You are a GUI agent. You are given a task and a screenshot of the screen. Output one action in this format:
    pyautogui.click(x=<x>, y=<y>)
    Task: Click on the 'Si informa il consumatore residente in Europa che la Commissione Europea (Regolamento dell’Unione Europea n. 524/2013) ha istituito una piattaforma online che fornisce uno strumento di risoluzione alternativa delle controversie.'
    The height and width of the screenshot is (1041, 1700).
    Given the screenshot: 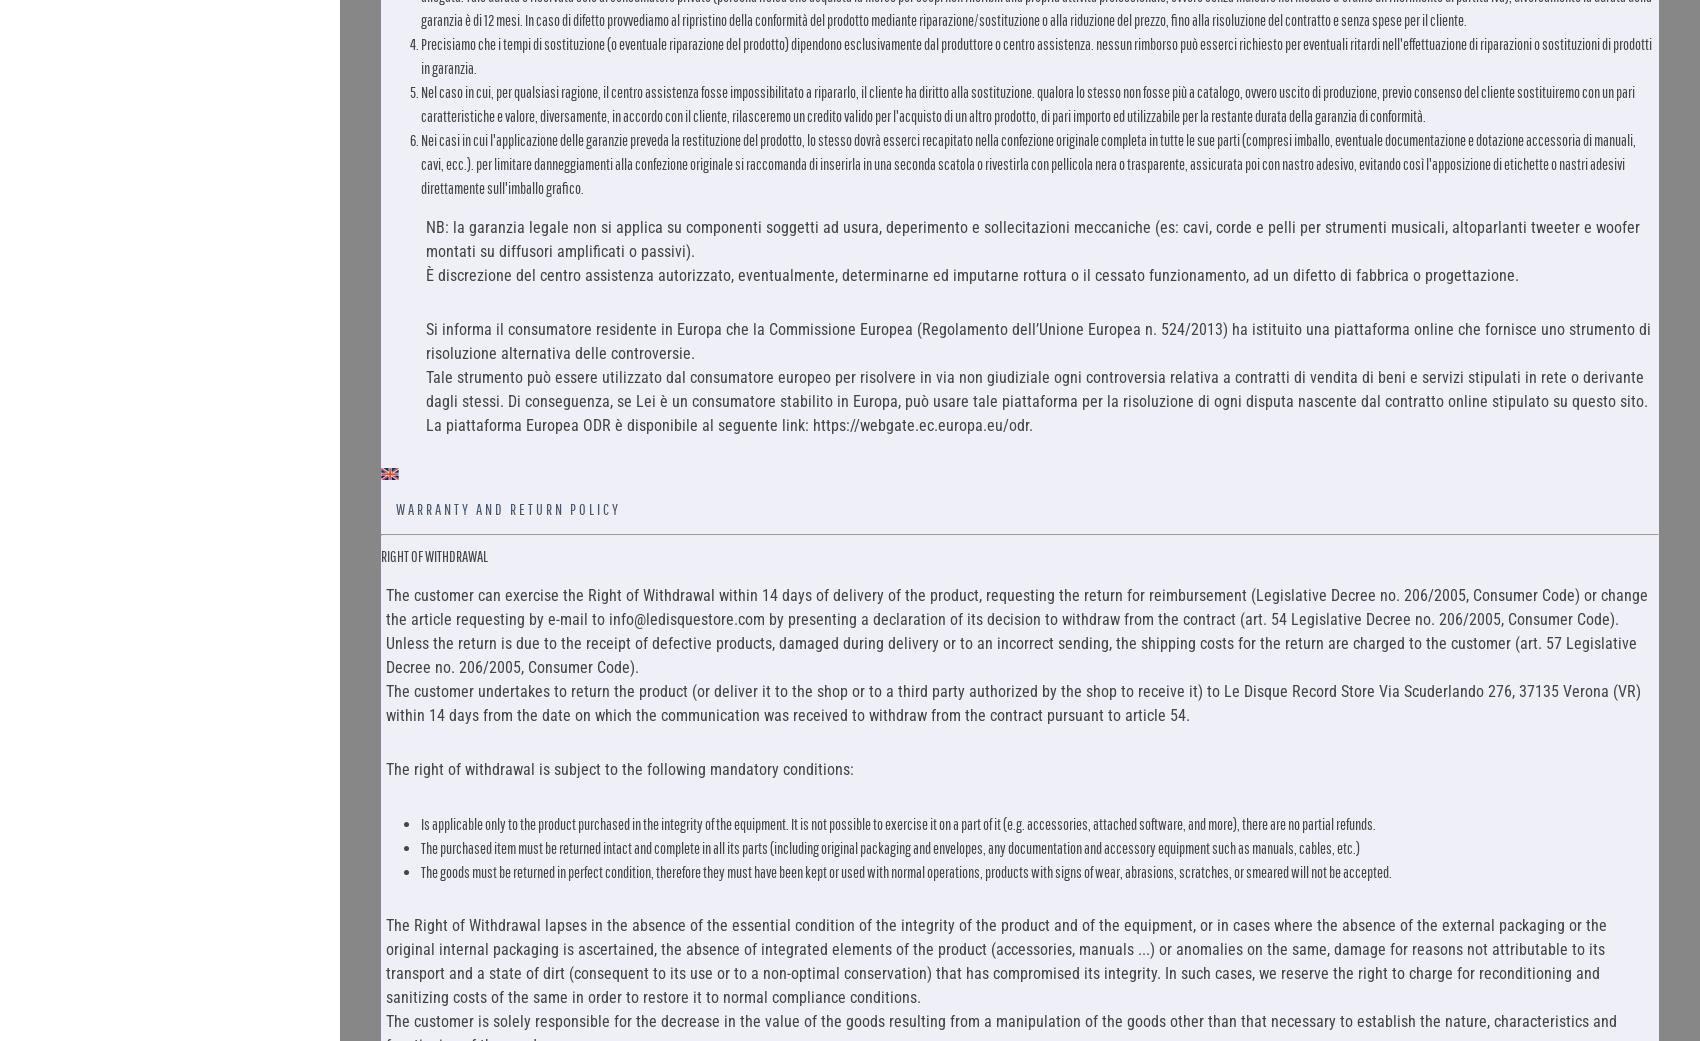 What is the action you would take?
    pyautogui.click(x=1036, y=340)
    